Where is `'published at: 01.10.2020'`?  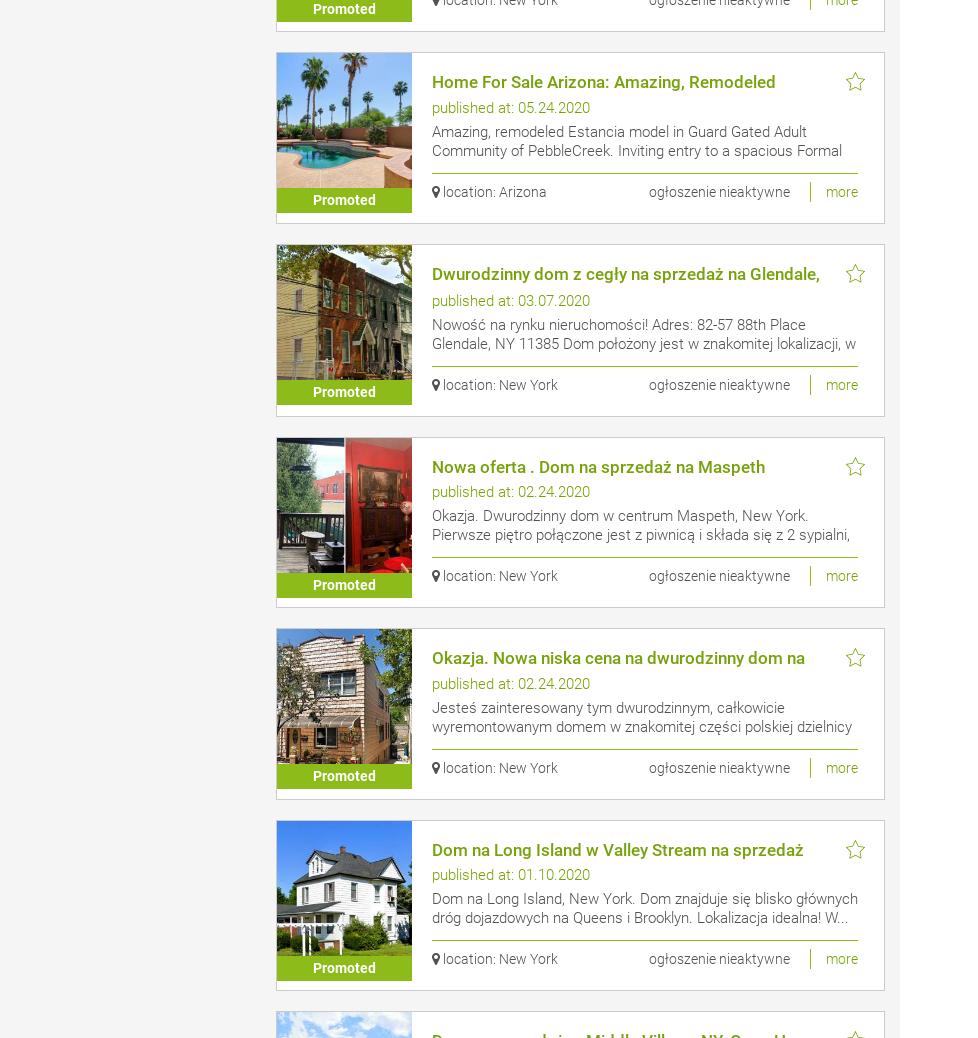
'published at: 01.10.2020' is located at coordinates (510, 875).